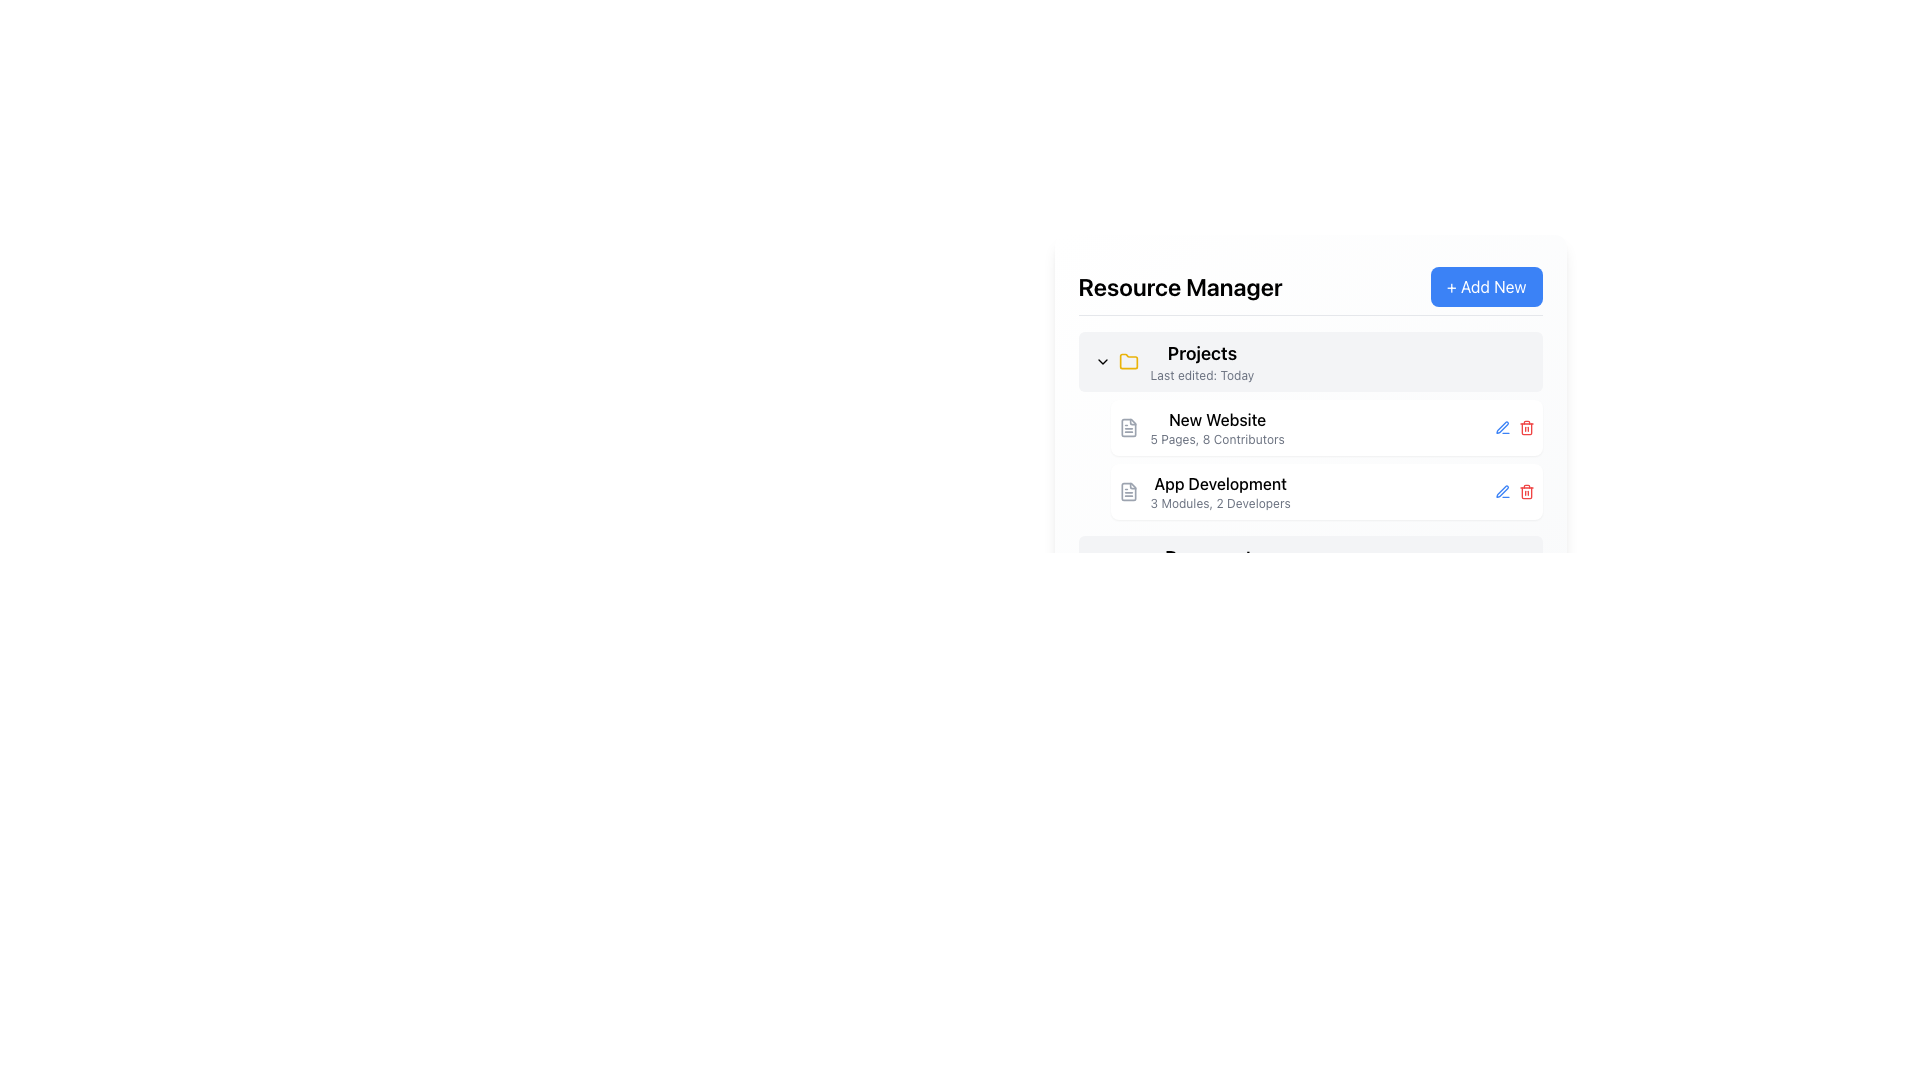  Describe the element at coordinates (1514, 492) in the screenshot. I see `the delete button in the group of buttons located at the right end of the 'App Development' row` at that location.